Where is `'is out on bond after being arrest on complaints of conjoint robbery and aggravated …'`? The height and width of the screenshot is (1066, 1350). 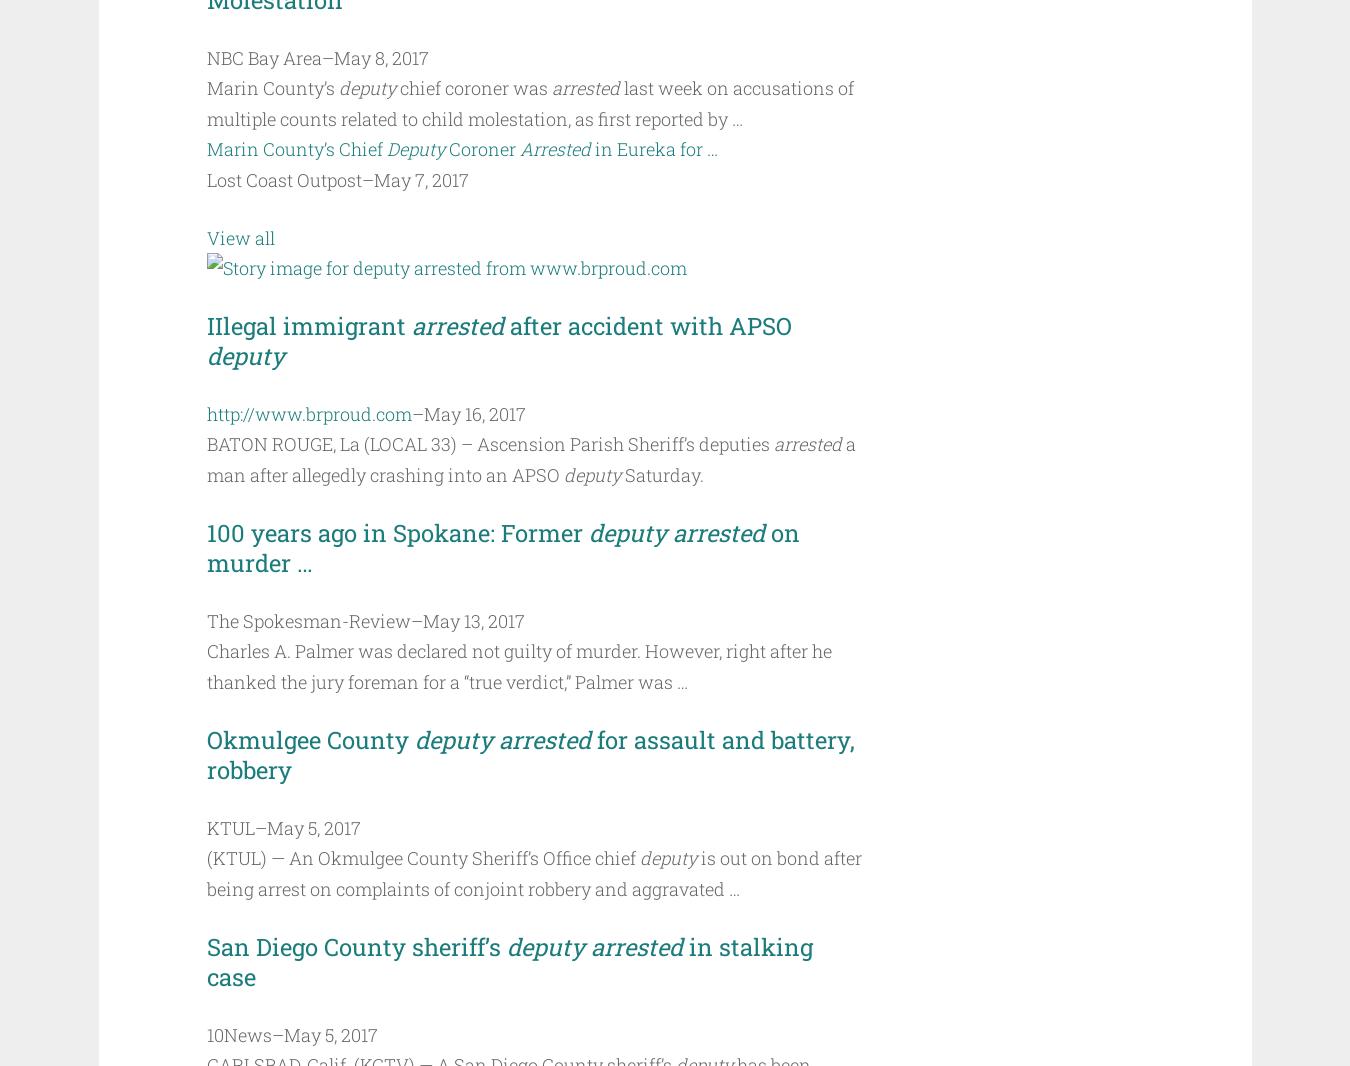
'is out on bond after being arrest on complaints of conjoint robbery and aggravated …' is located at coordinates (206, 873).